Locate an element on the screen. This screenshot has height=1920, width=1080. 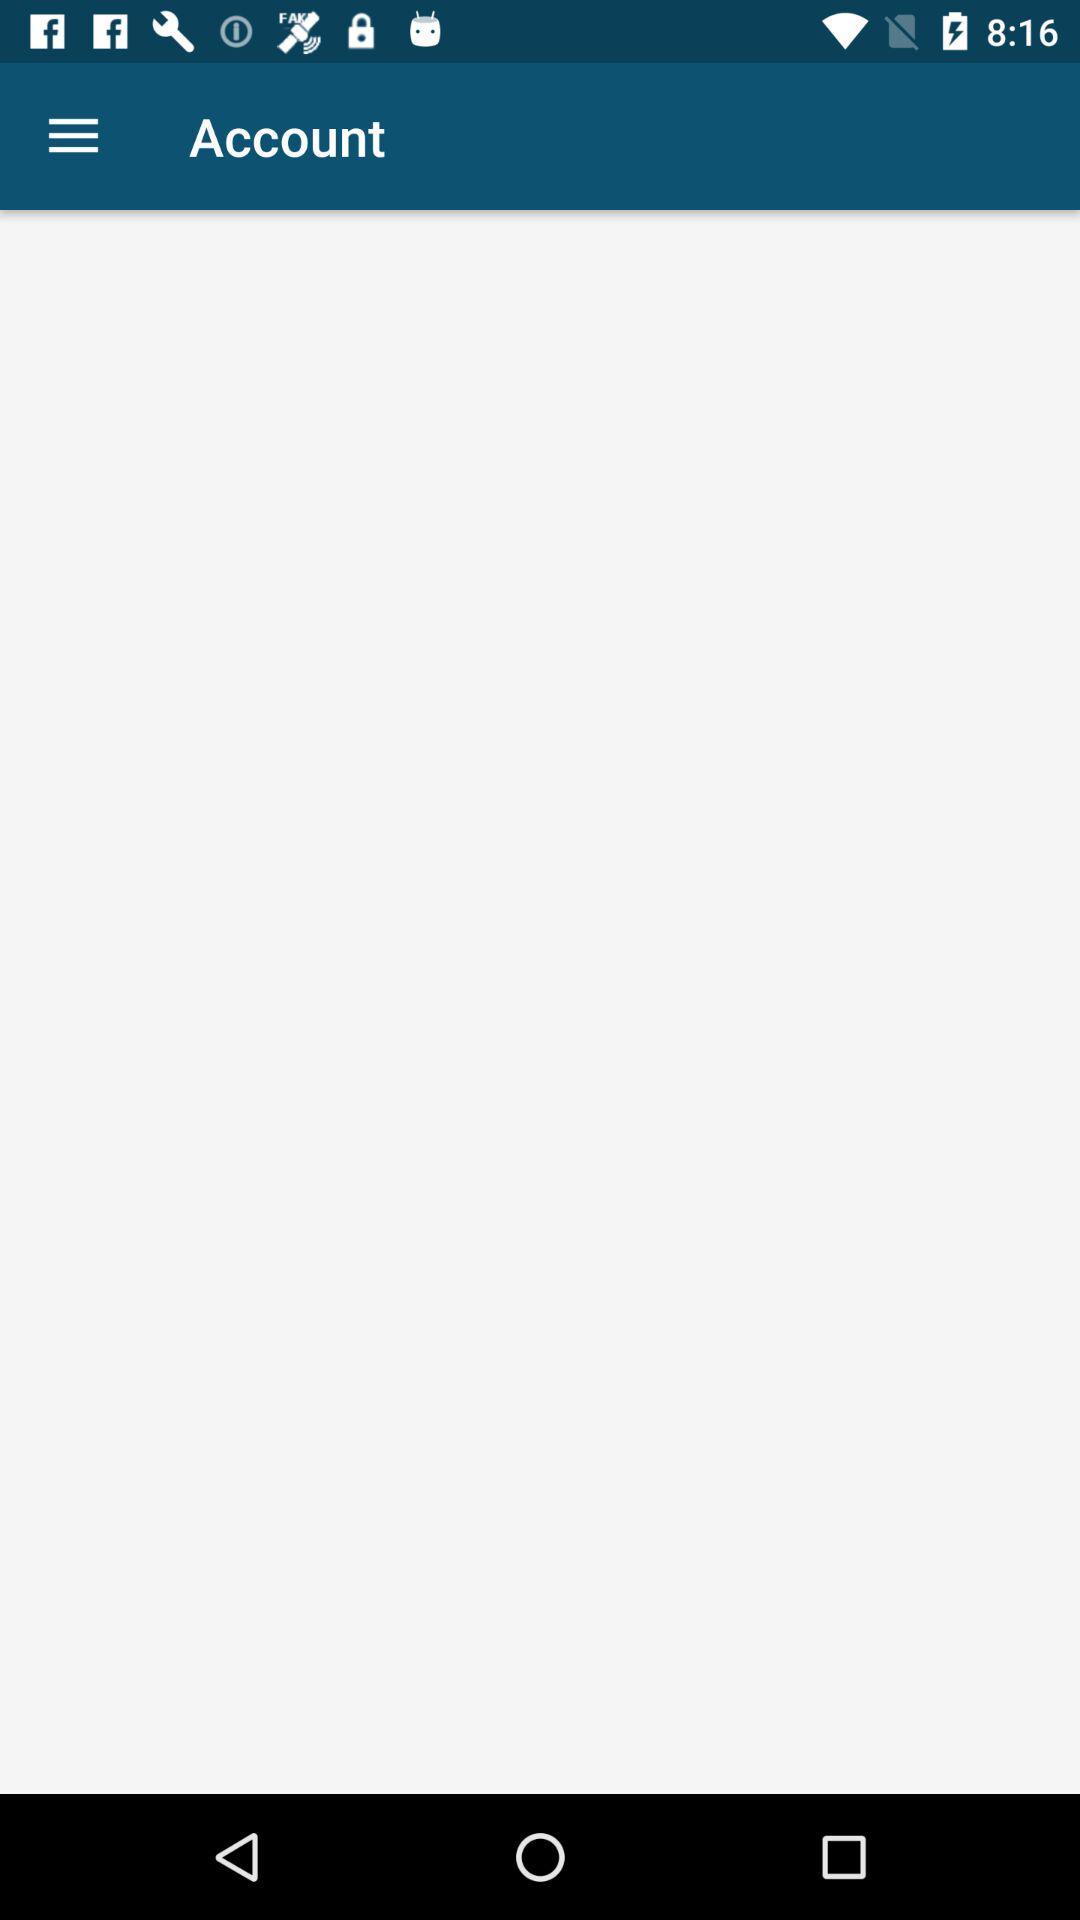
the icon to the left of account icon is located at coordinates (72, 135).